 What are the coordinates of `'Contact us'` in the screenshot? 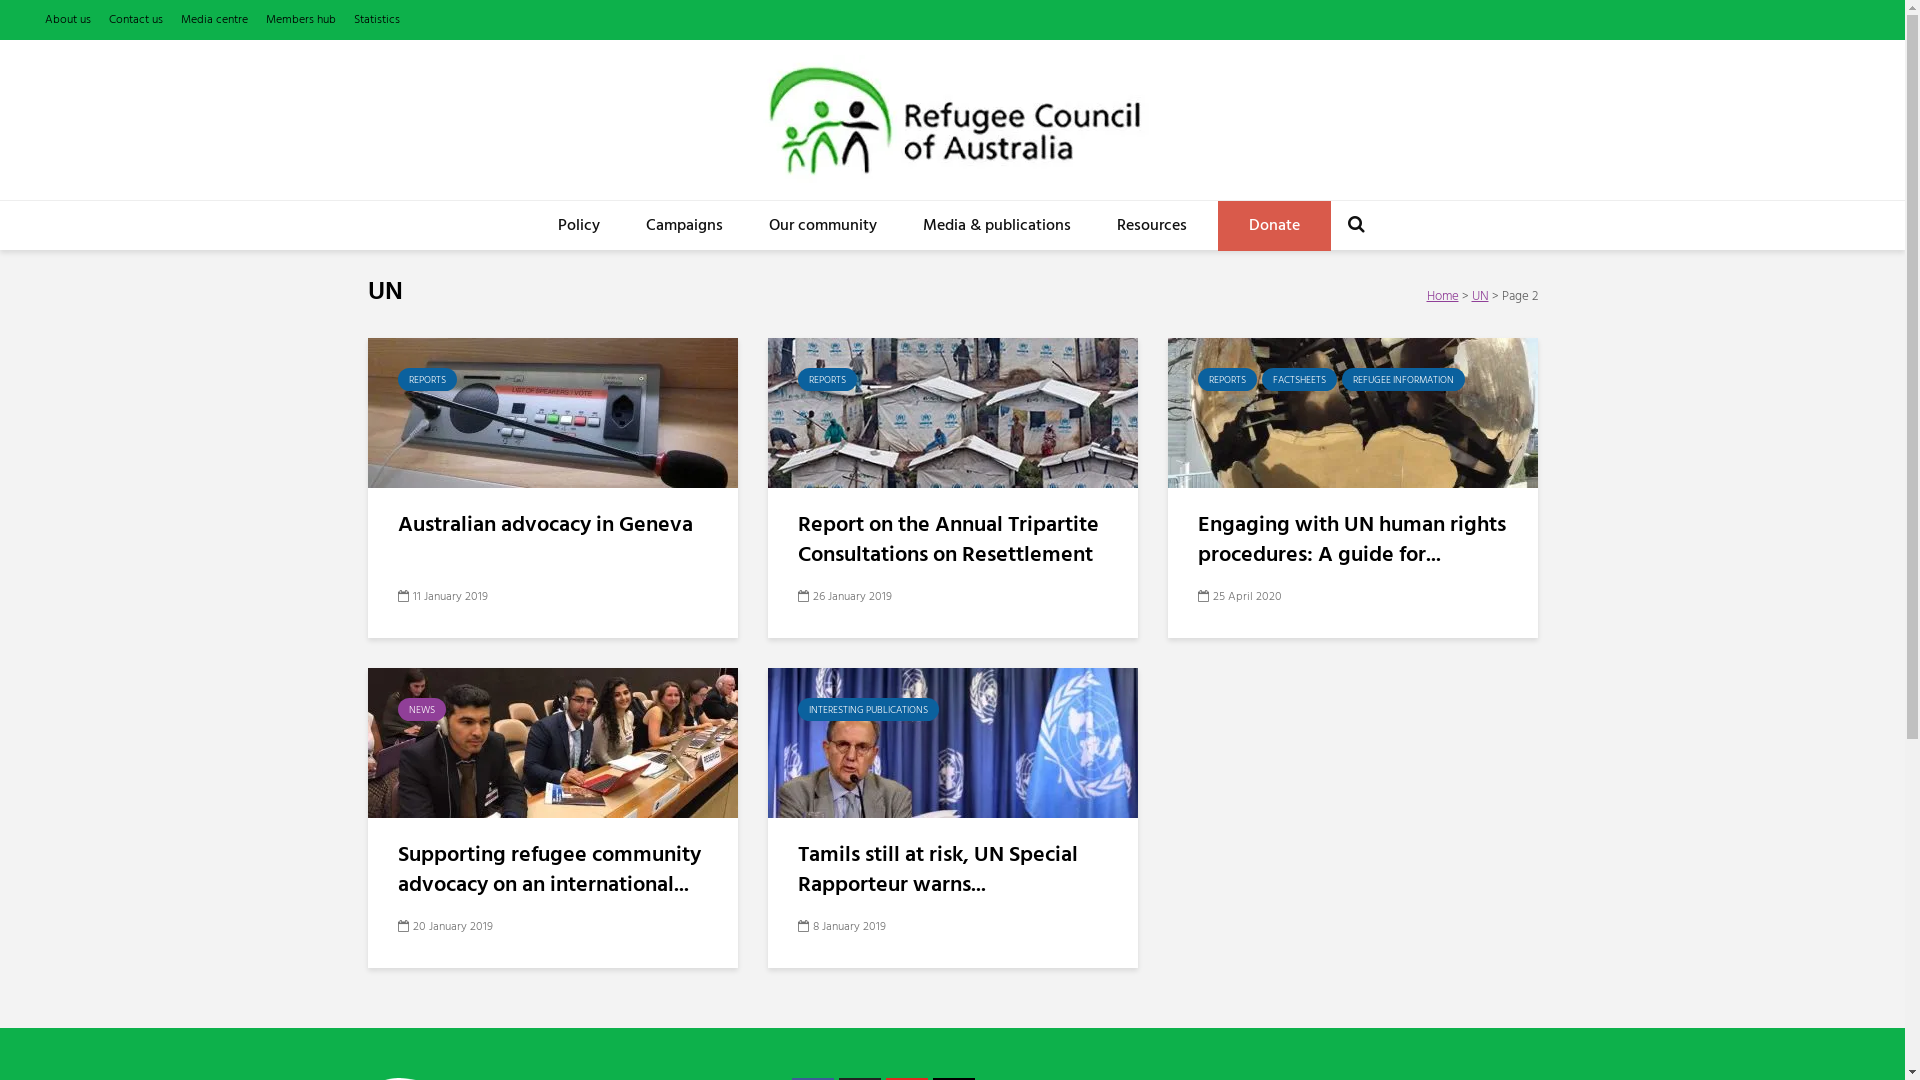 It's located at (108, 19).